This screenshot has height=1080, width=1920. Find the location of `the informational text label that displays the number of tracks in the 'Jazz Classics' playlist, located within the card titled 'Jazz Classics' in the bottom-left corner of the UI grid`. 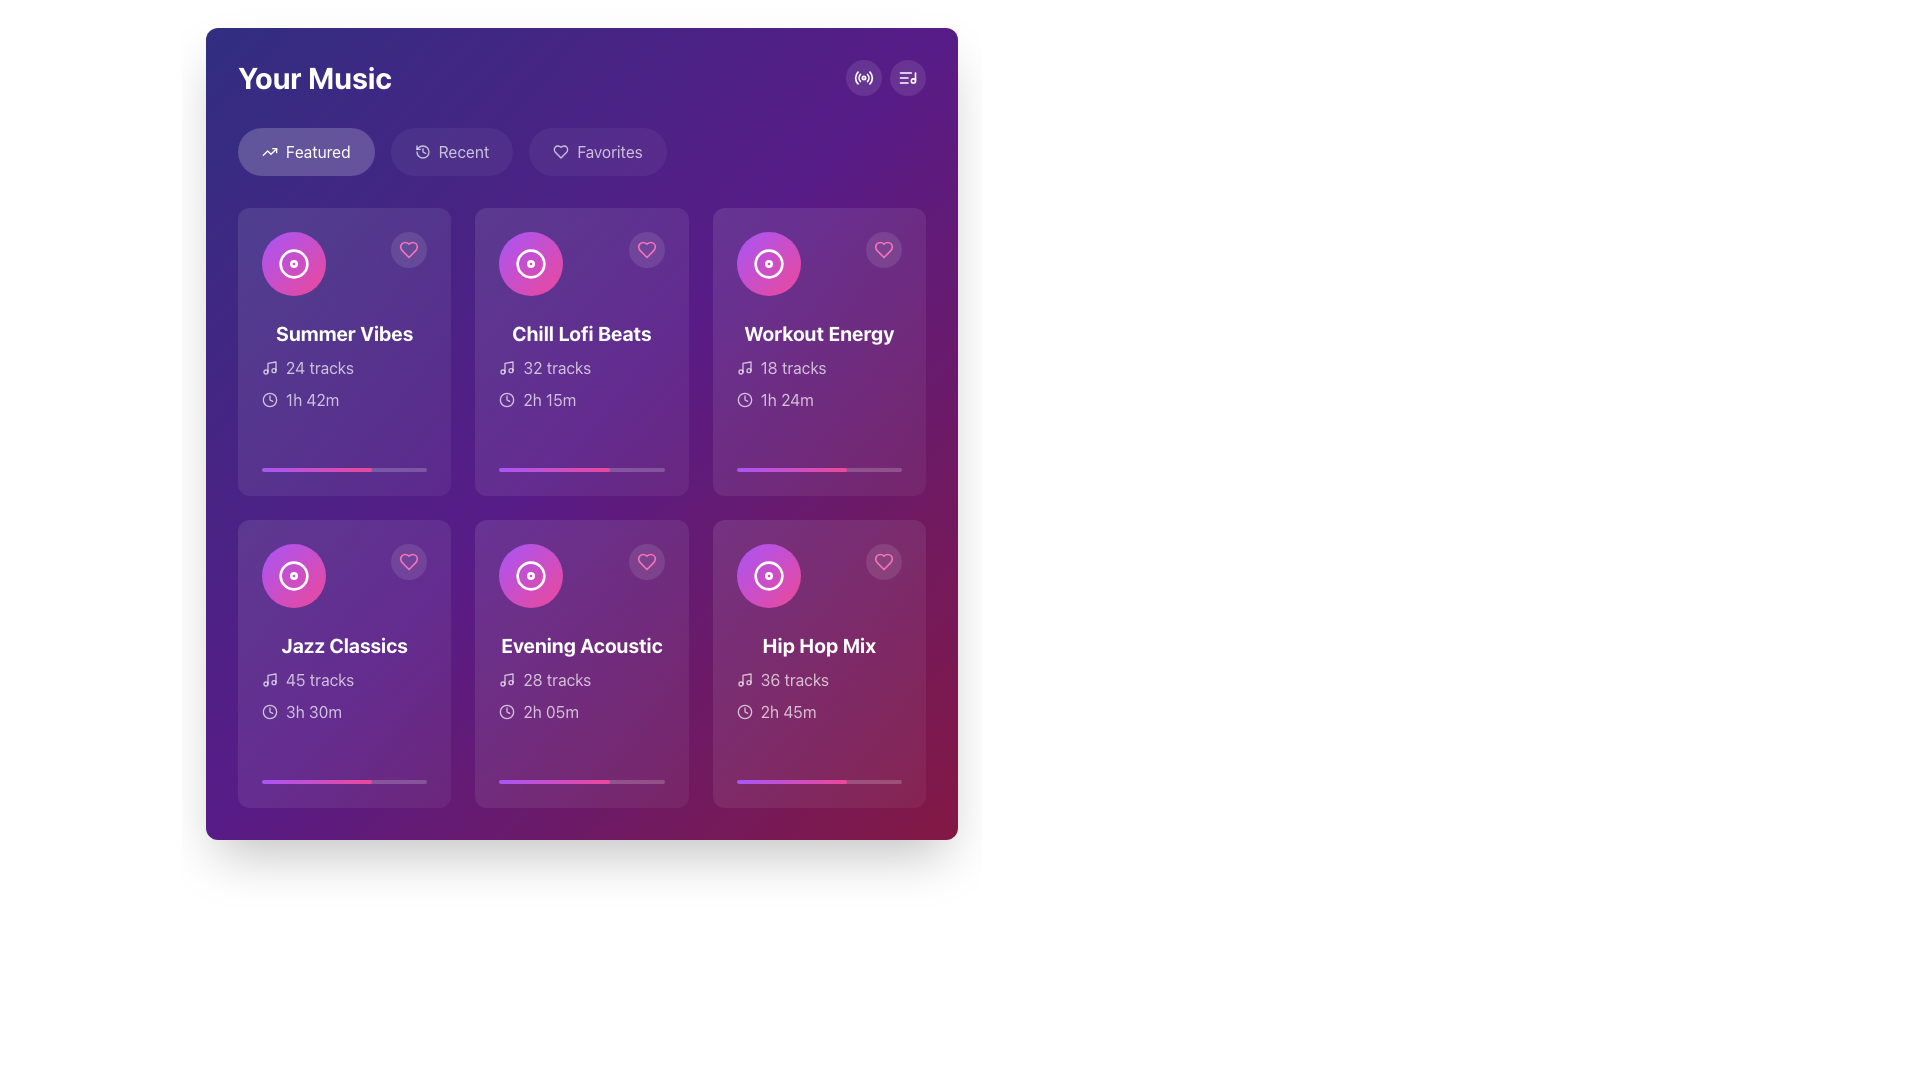

the informational text label that displays the number of tracks in the 'Jazz Classics' playlist, located within the card titled 'Jazz Classics' in the bottom-left corner of the UI grid is located at coordinates (320, 678).